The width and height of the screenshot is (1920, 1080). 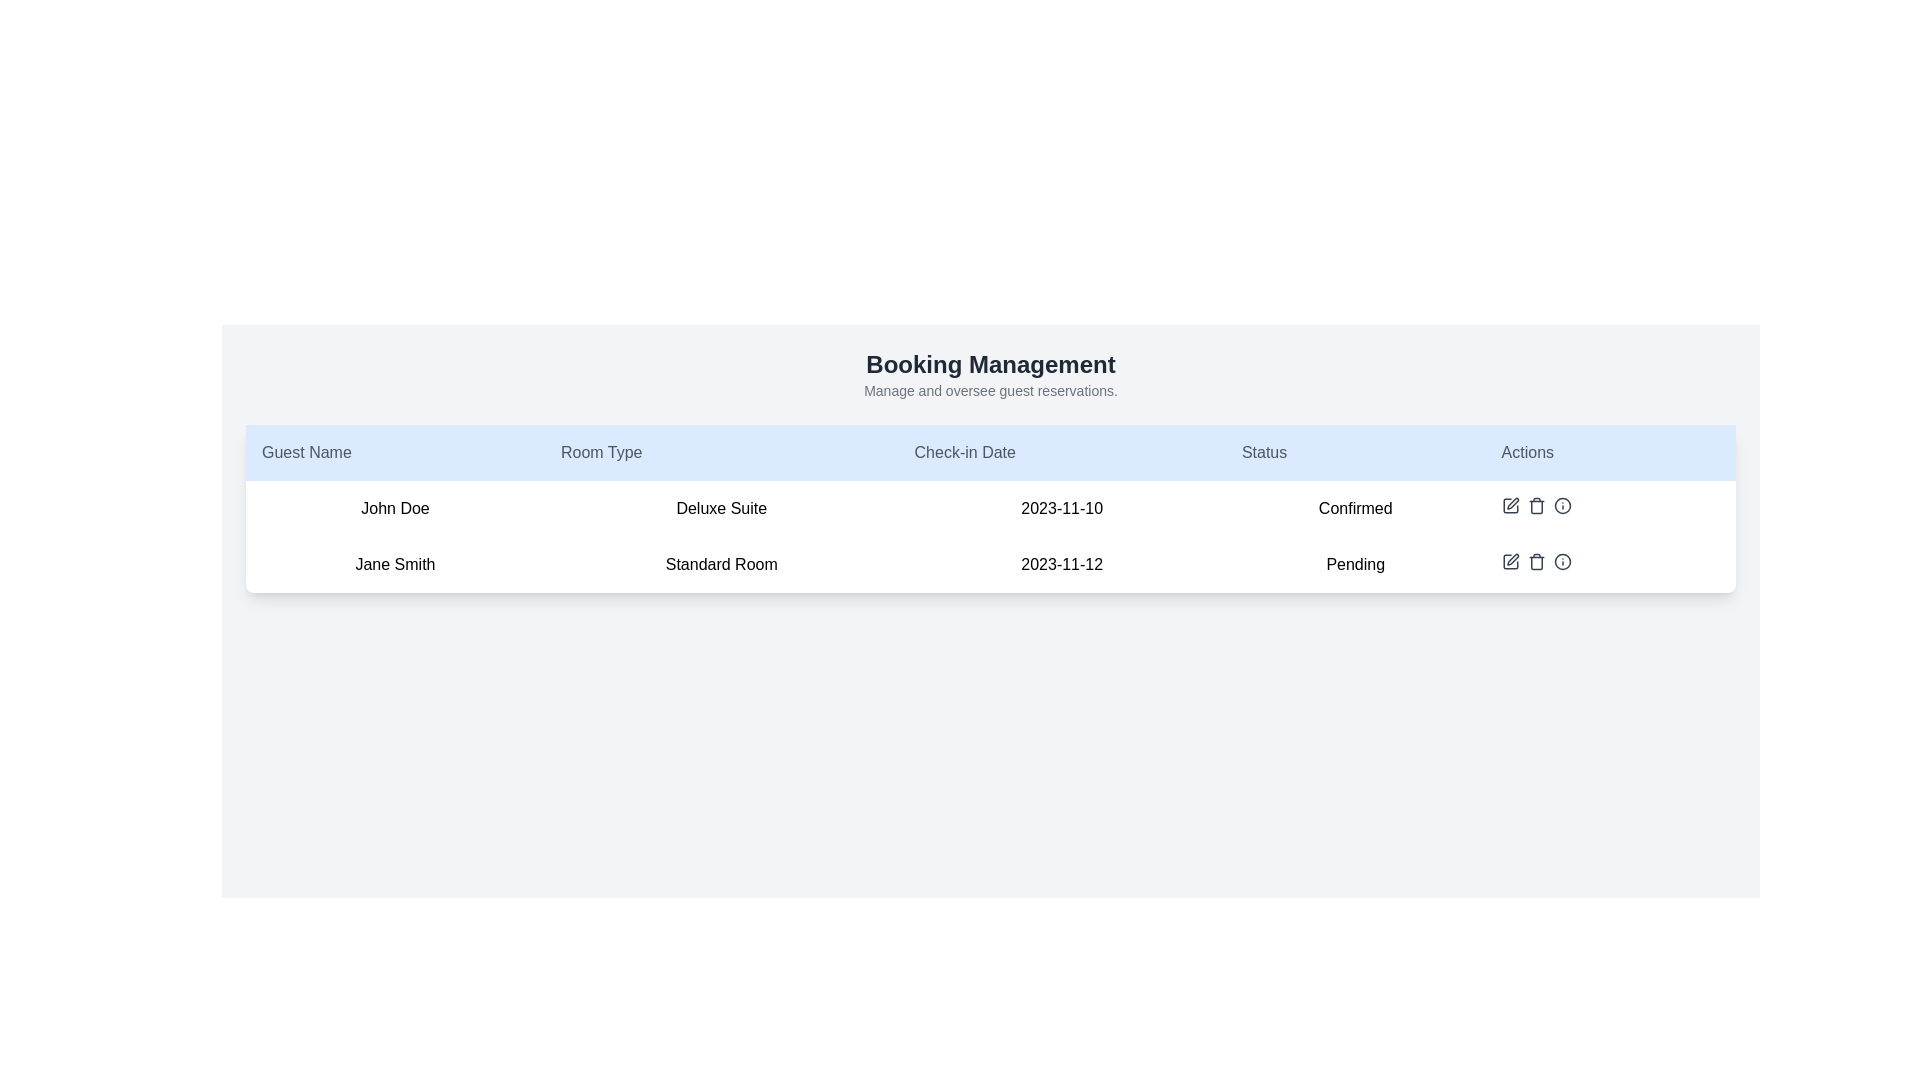 What do you see at coordinates (395, 508) in the screenshot?
I see `text content of the Text Label displaying 'John Doe', which is located in the first cell of the first row under the 'Guest Name' column header` at bounding box center [395, 508].